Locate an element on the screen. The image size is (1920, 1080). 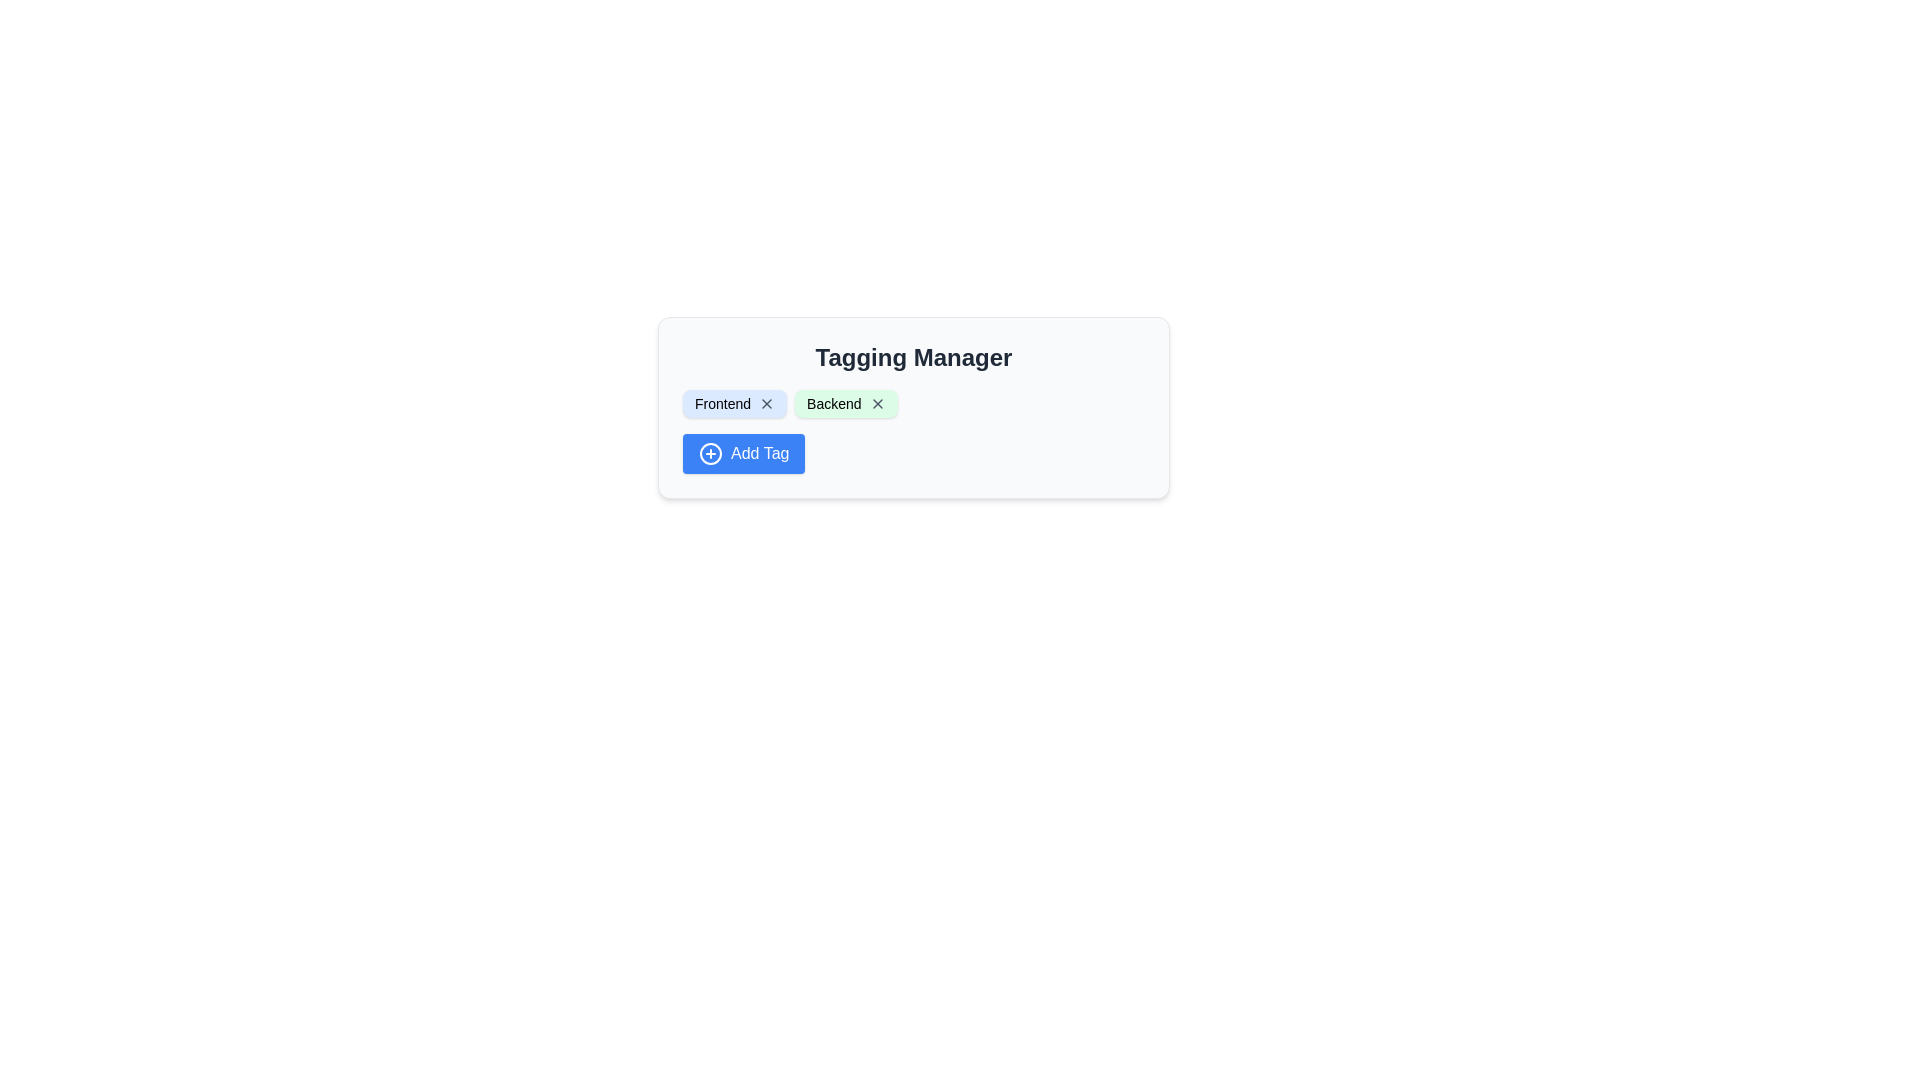
the decorative SVG circle element that supports the 'Add Tag' button, which is centrally positioned within the larger icon is located at coordinates (710, 454).